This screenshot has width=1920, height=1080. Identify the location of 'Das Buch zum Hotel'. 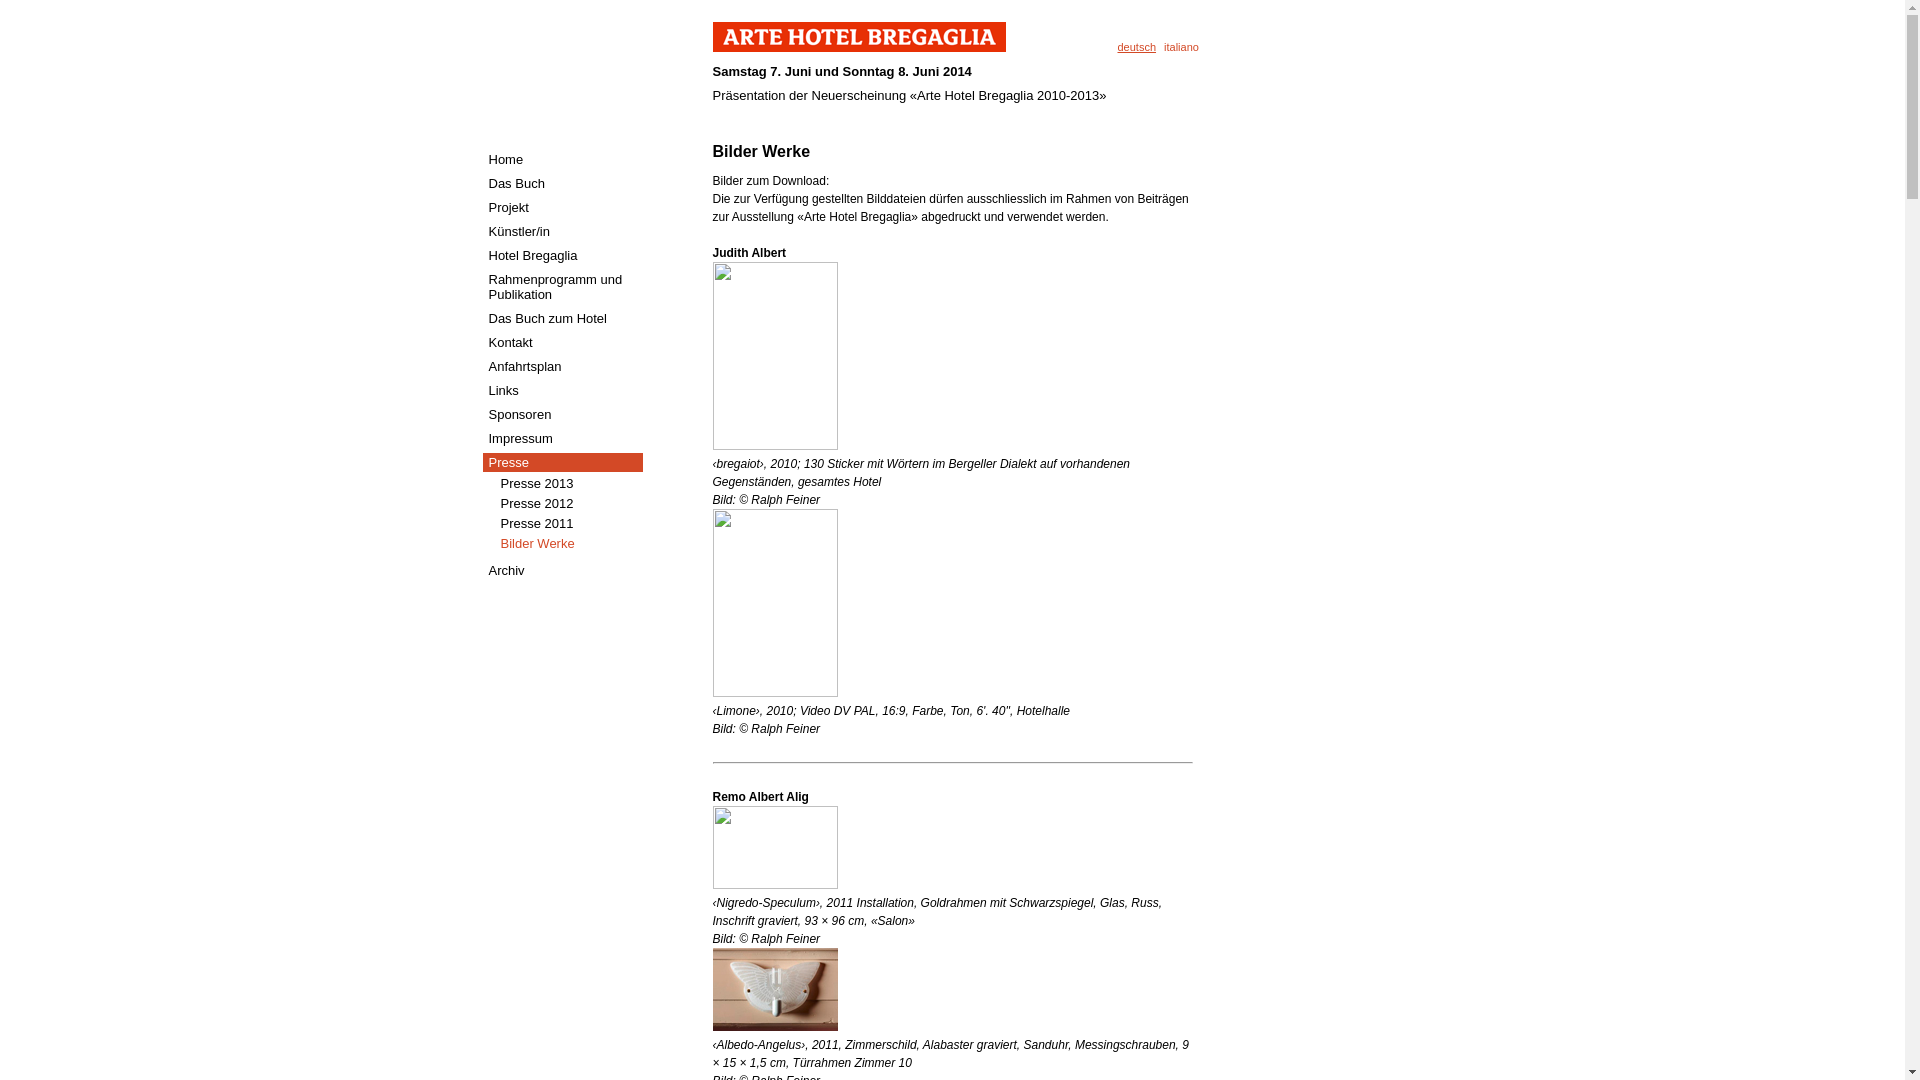
(560, 317).